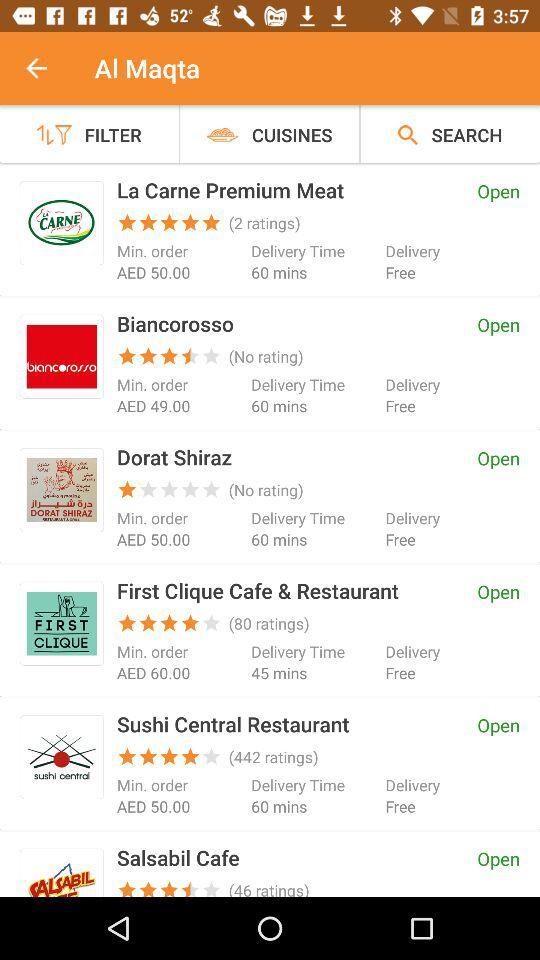  I want to click on app icon, so click(61, 622).